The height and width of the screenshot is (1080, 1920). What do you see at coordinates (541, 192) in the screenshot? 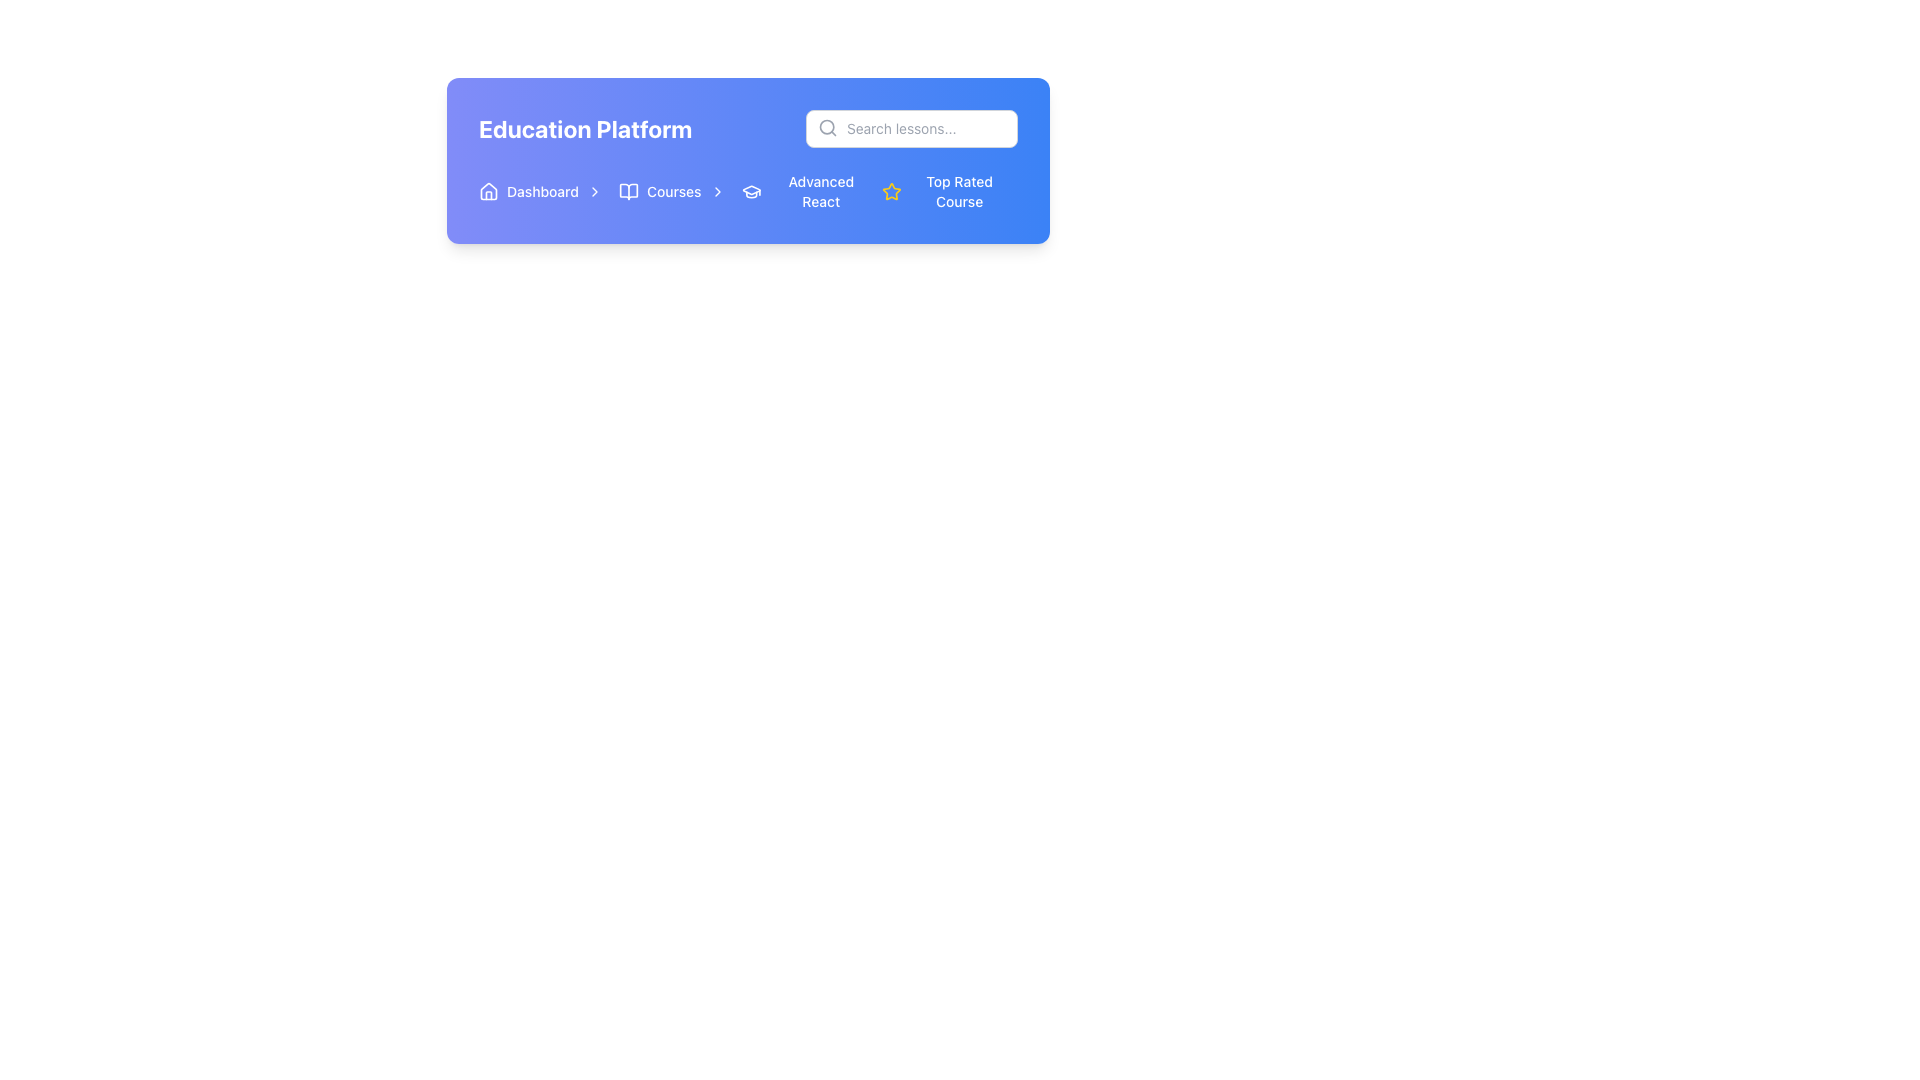
I see `the first breadcrumb navigation link in the horizontal navigation bar` at bounding box center [541, 192].